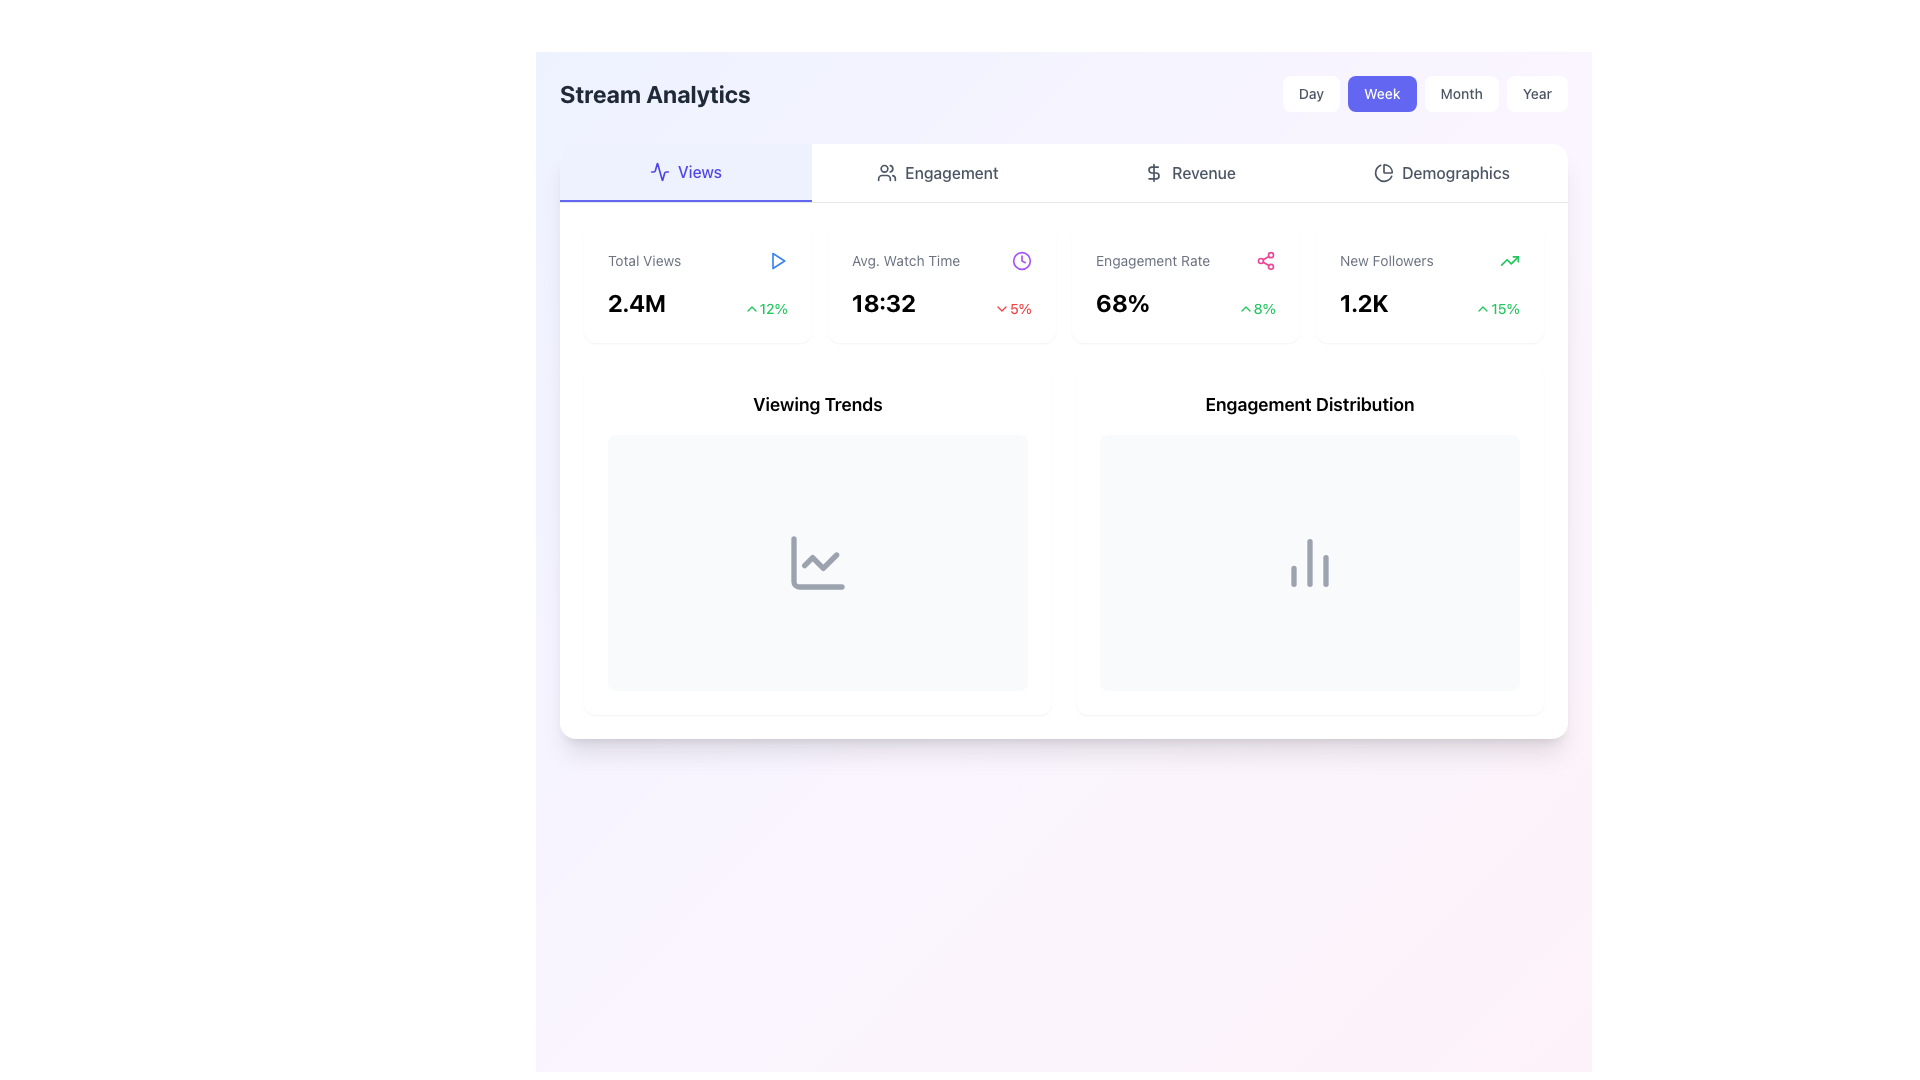 The width and height of the screenshot is (1920, 1080). I want to click on the prominent bold text label displaying '2.4M', which is located in the top-left corner under the 'Total Views' heading, so click(635, 303).